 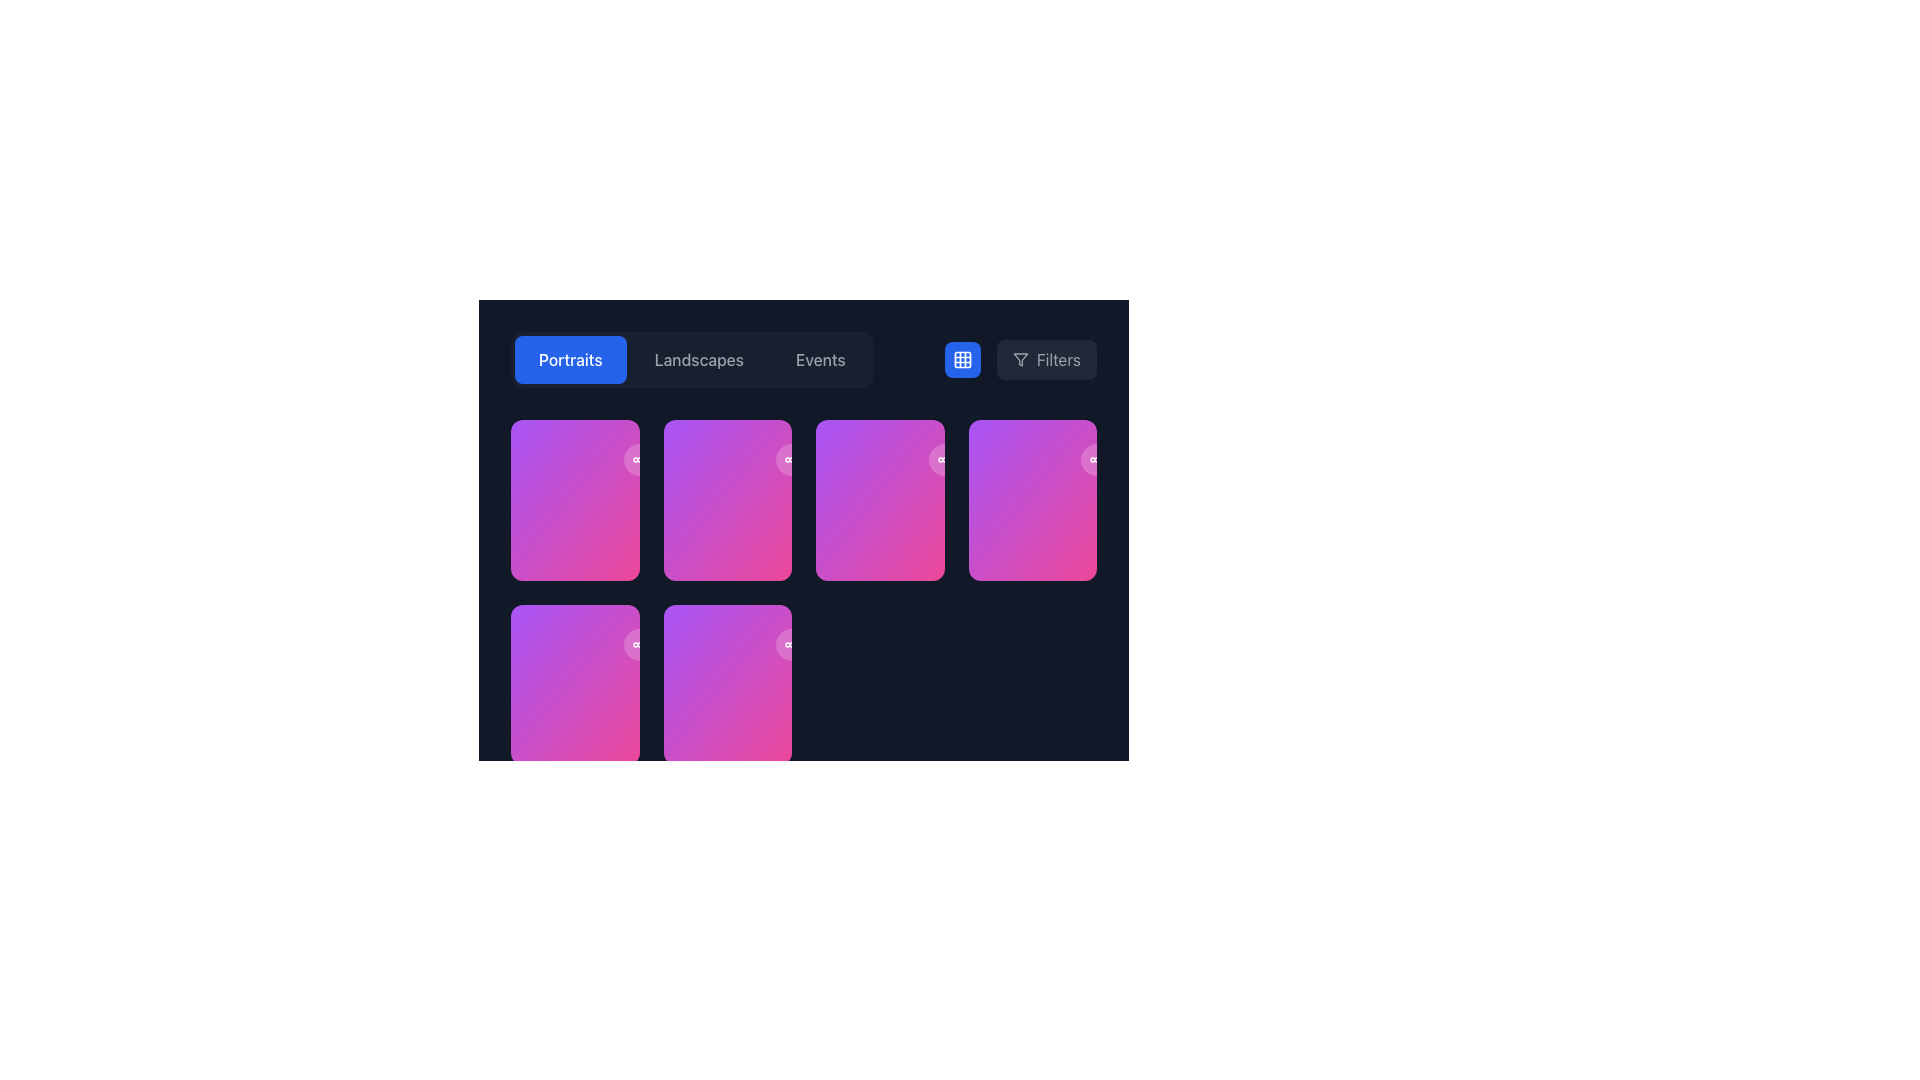 I want to click on the VisualGridCard, which is the last tile in the second row of a grid layout, featuring a gradient background from purple to pink and rounded corners, so click(x=726, y=683).